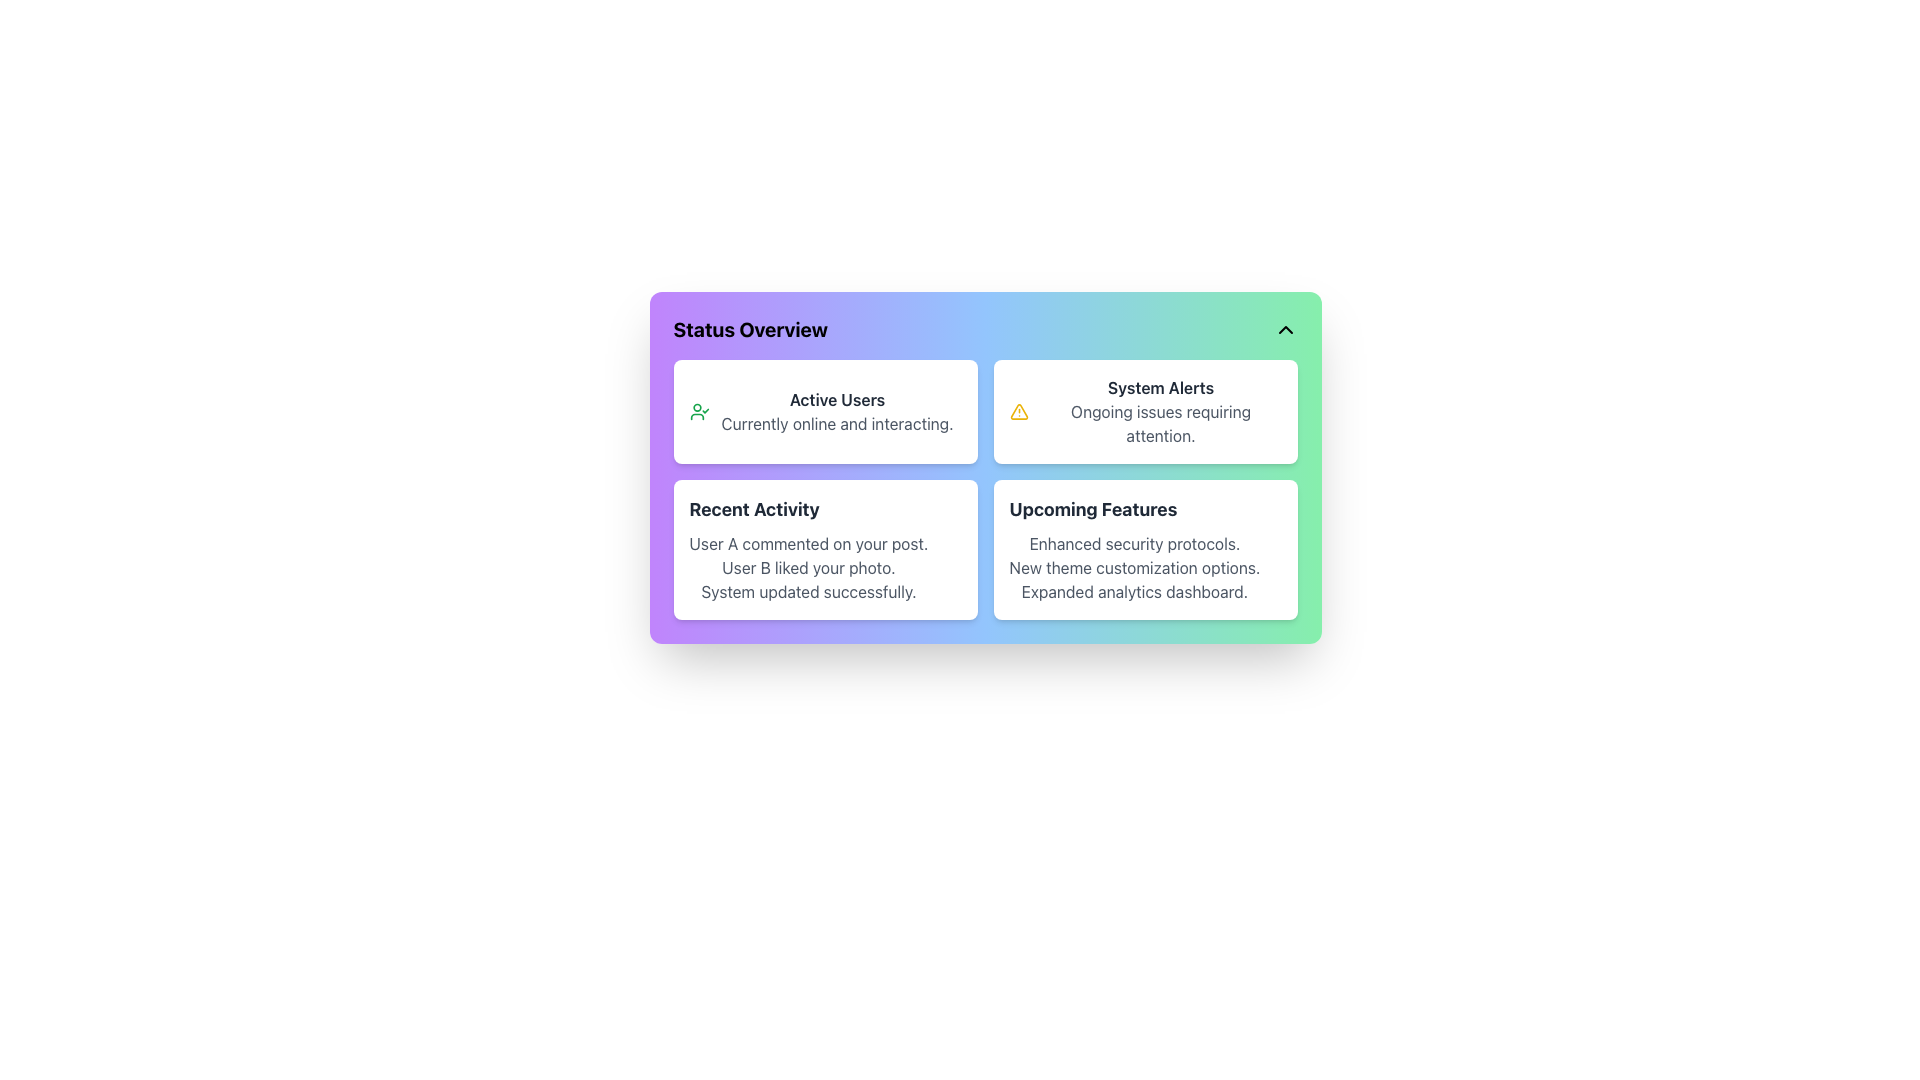 The width and height of the screenshot is (1920, 1080). Describe the element at coordinates (808, 543) in the screenshot. I see `the static text notification reading 'User A commented on your post.' located in the 'Recent Activity' section of the dashboard interface` at that location.